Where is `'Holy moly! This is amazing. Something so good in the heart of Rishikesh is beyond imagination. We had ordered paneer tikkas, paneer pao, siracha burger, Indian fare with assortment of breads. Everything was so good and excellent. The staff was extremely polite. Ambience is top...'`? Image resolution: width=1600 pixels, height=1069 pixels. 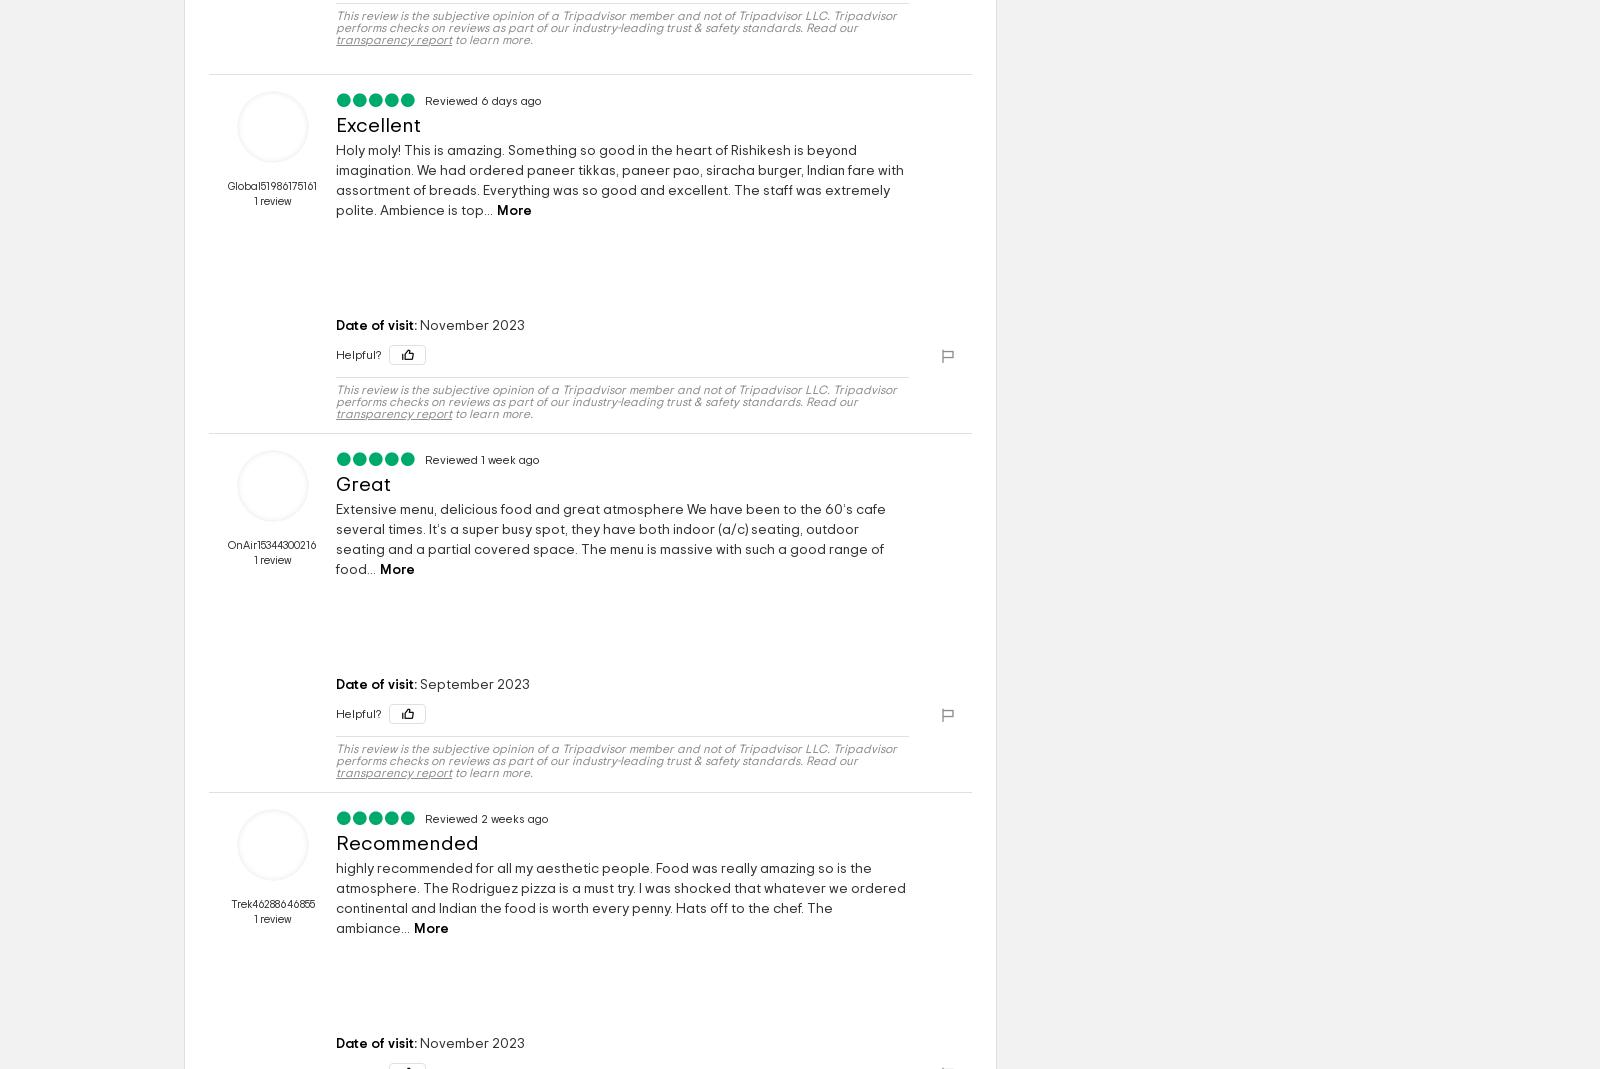
'Holy moly! This is amazing. Something so good in the heart of Rishikesh is beyond imagination. We had ordered paneer tikkas, paneer pao, siracha burger, Indian fare with assortment of breads. Everything was so good and excellent. The staff was extremely polite. Ambience is top...' is located at coordinates (620, 180).